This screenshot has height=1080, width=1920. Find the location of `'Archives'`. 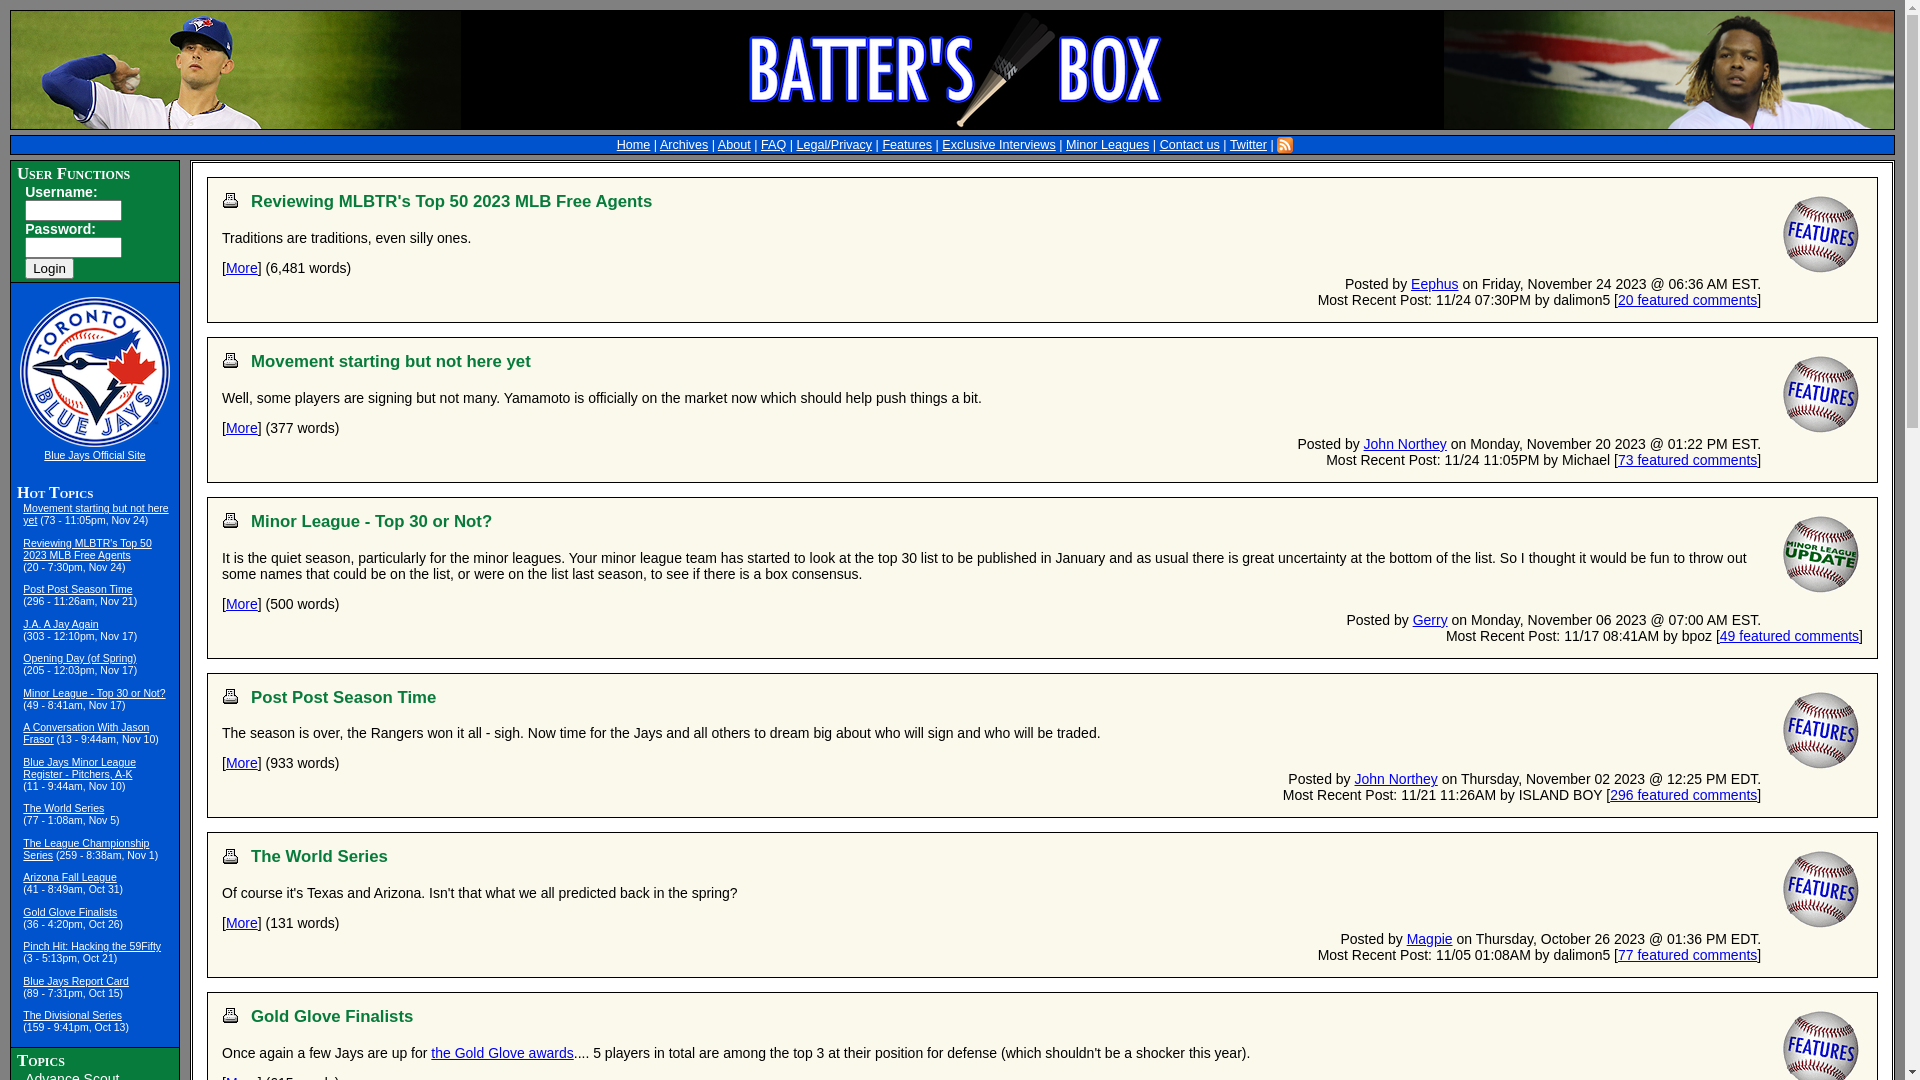

'Archives' is located at coordinates (684, 144).